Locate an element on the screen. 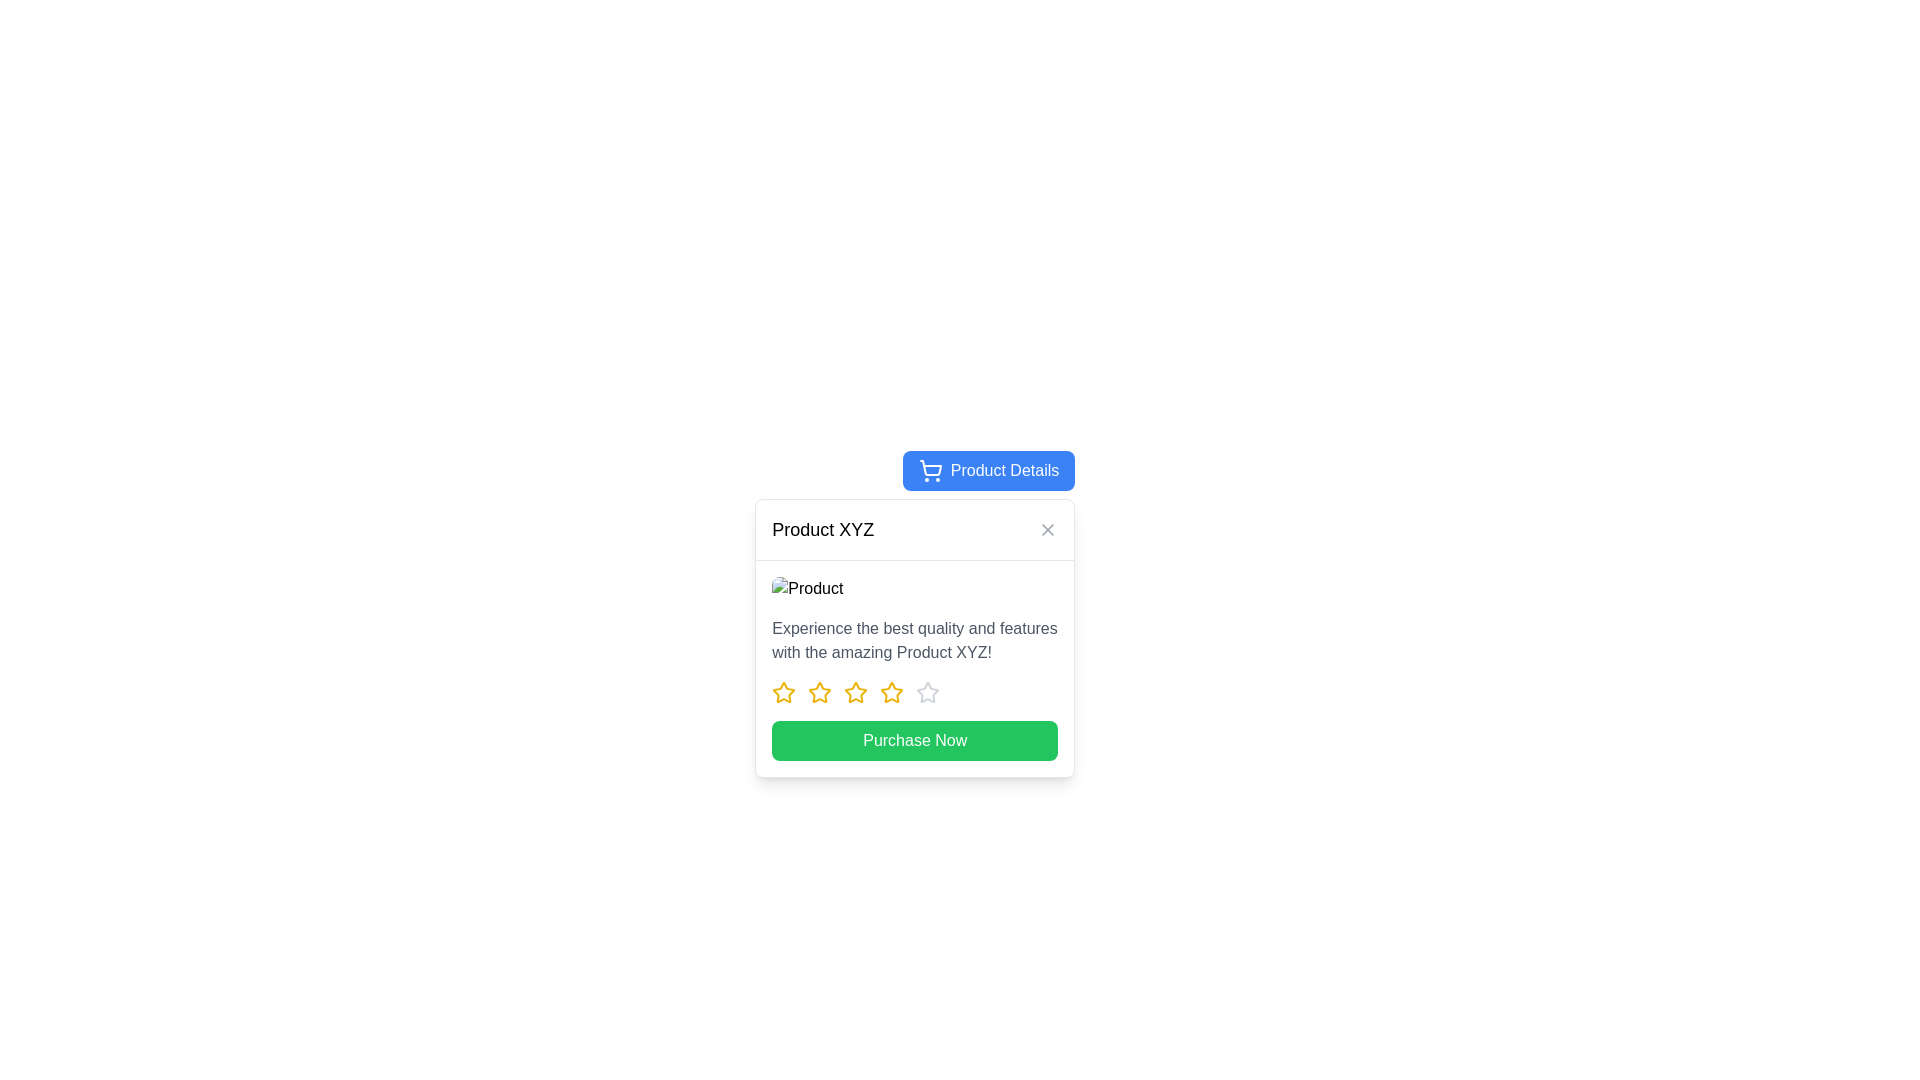 The image size is (1920, 1080). each star in the rating display, which shows a 4 out of 5 stars rating is located at coordinates (914, 692).